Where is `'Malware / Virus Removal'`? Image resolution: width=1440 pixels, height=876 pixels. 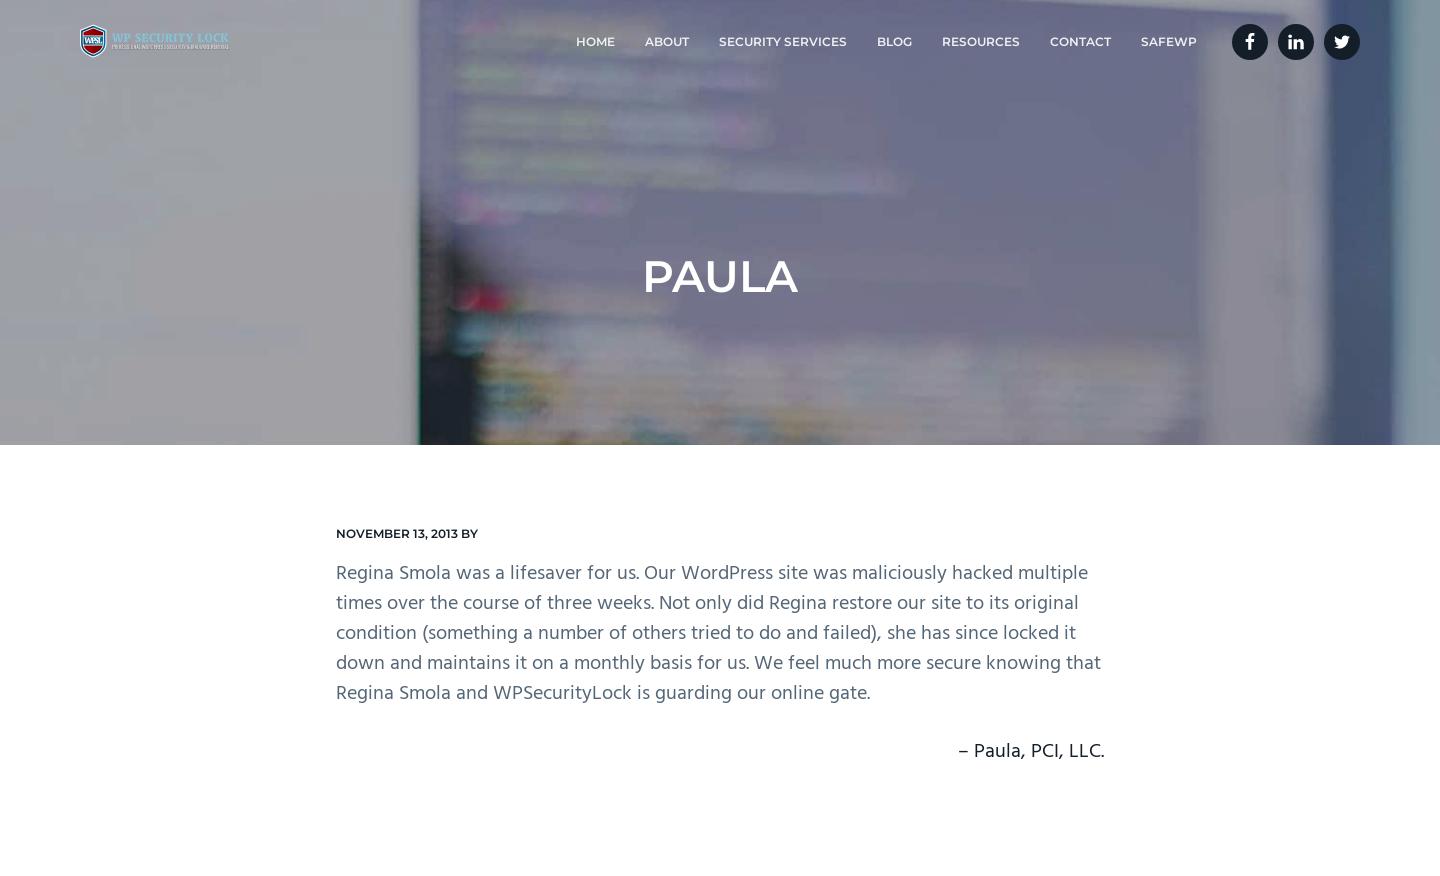 'Malware / Virus Removal' is located at coordinates (778, 113).